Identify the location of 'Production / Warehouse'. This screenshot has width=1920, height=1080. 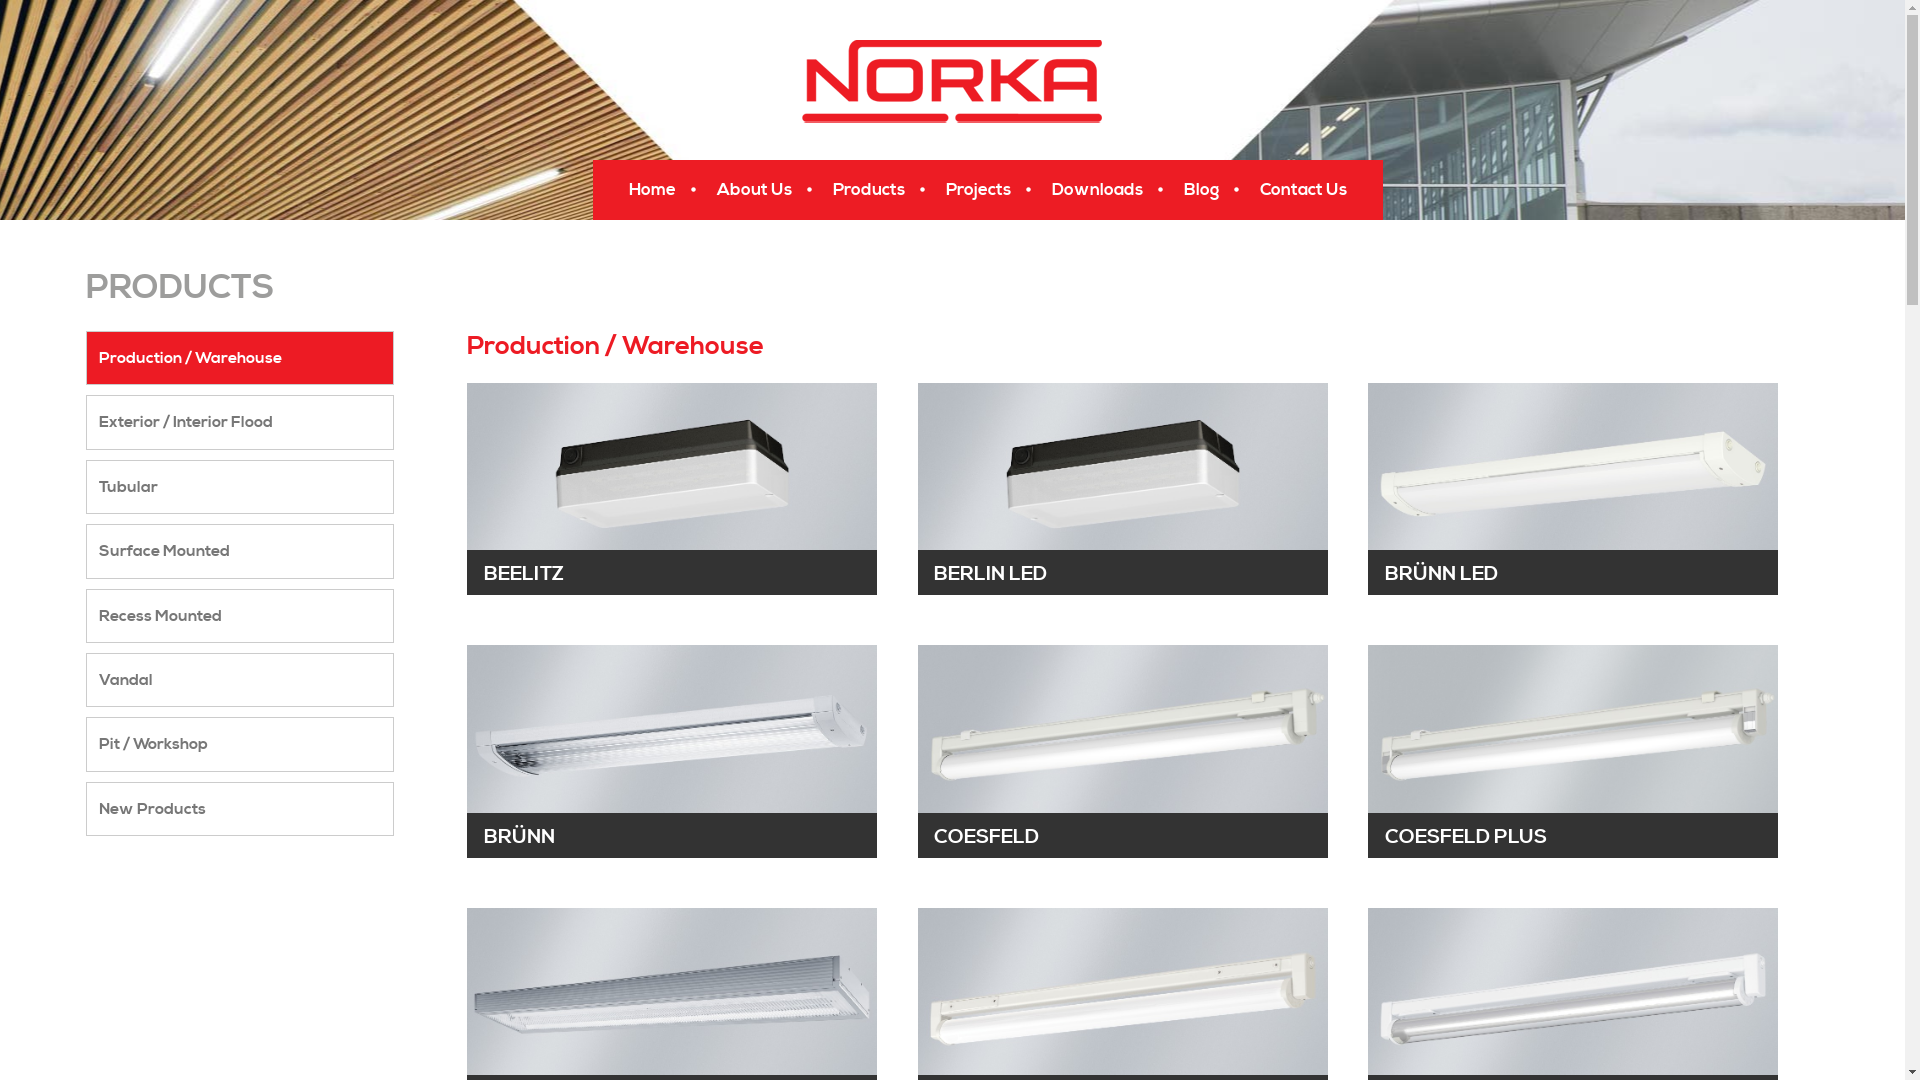
(240, 357).